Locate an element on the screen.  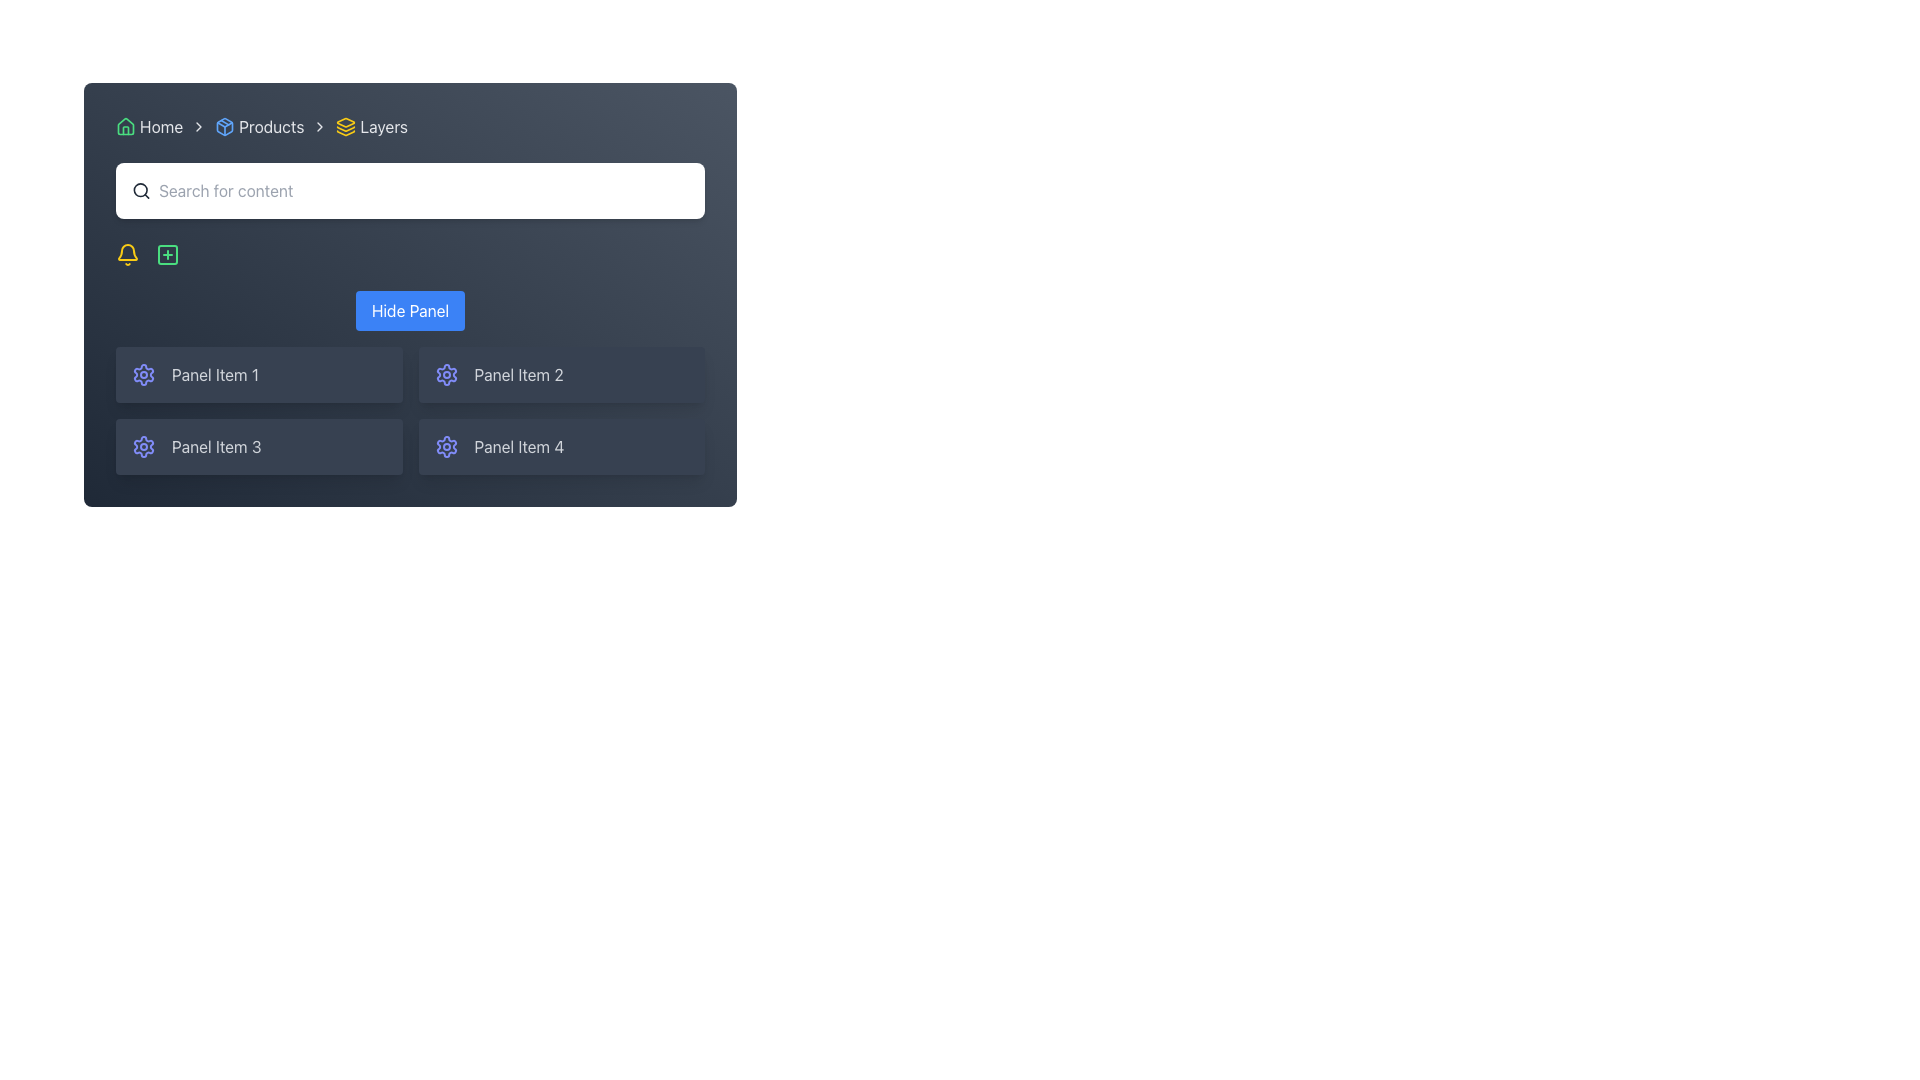
the second chevron in the breadcrumb navigation, which separates 'Products' and 'Layers' is located at coordinates (320, 127).